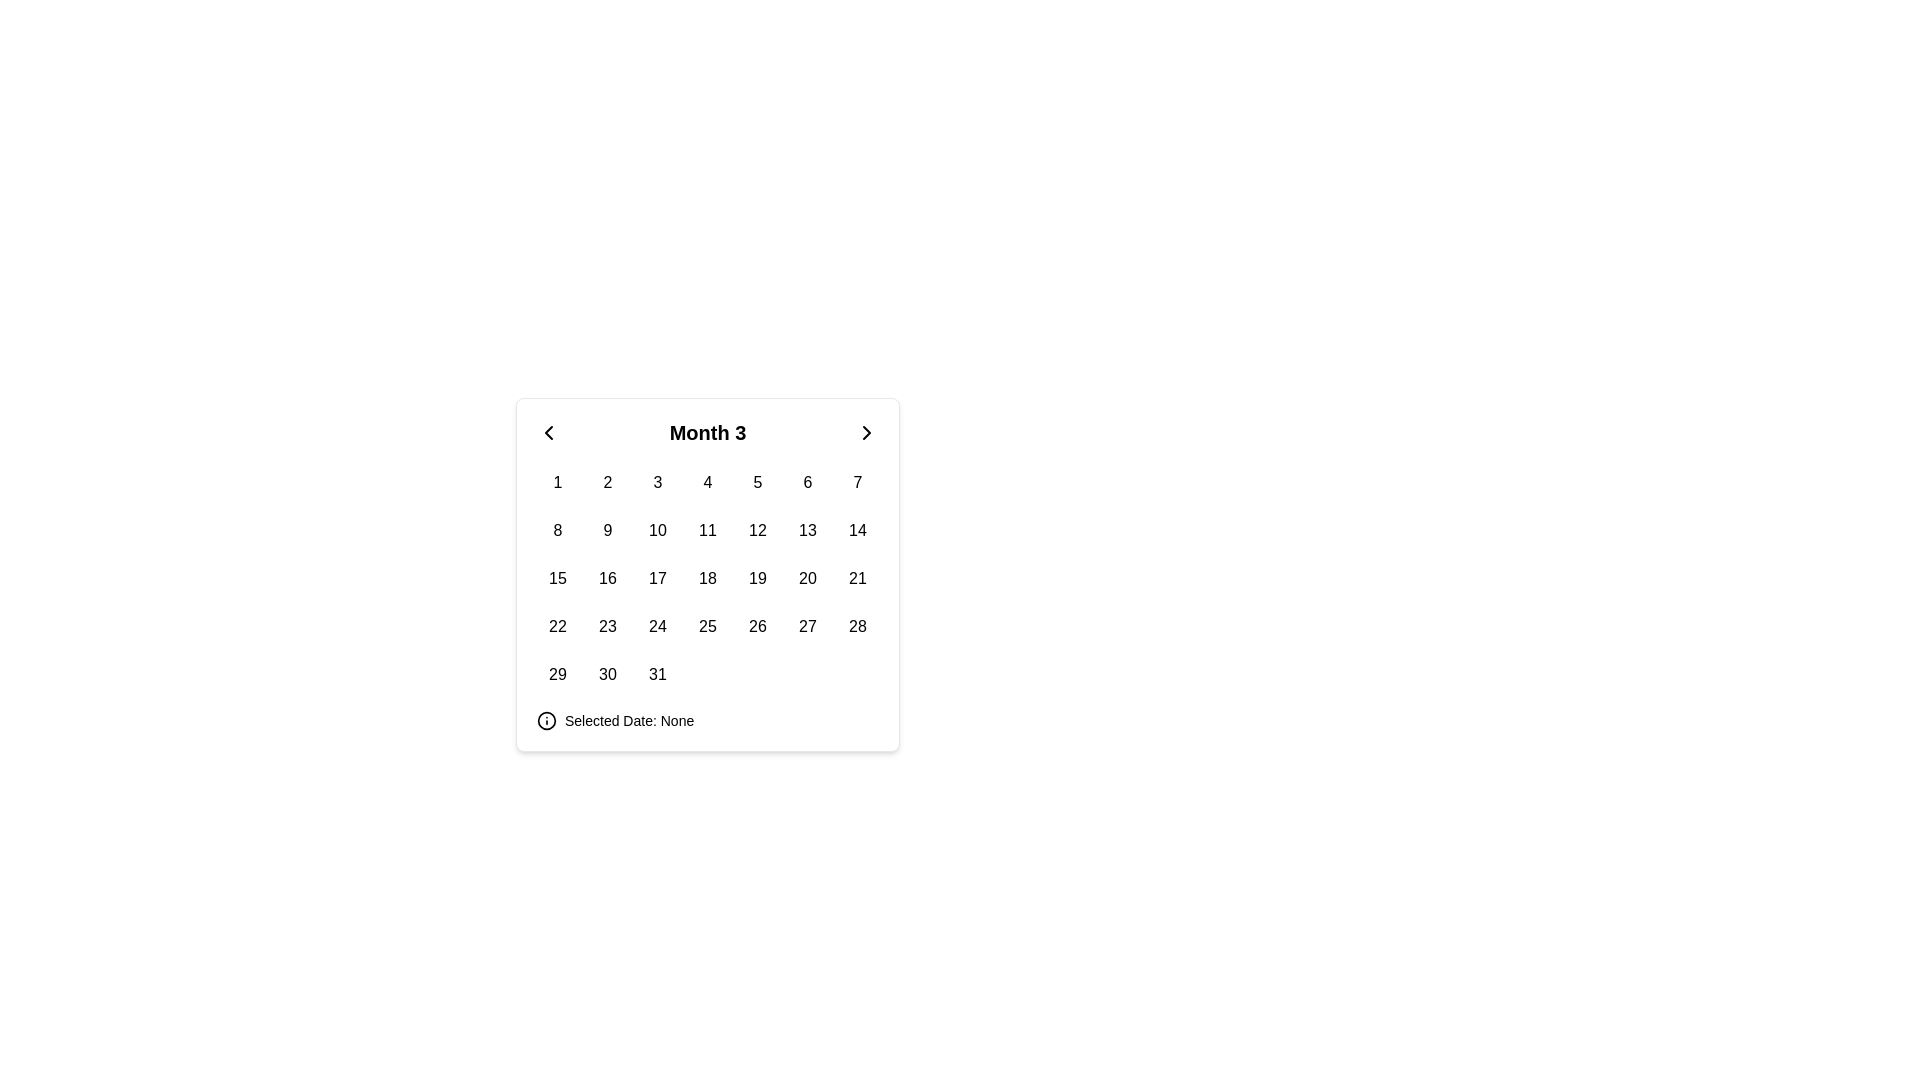  Describe the element at coordinates (708, 482) in the screenshot. I see `the button-like UI element representing the date '4'` at that location.